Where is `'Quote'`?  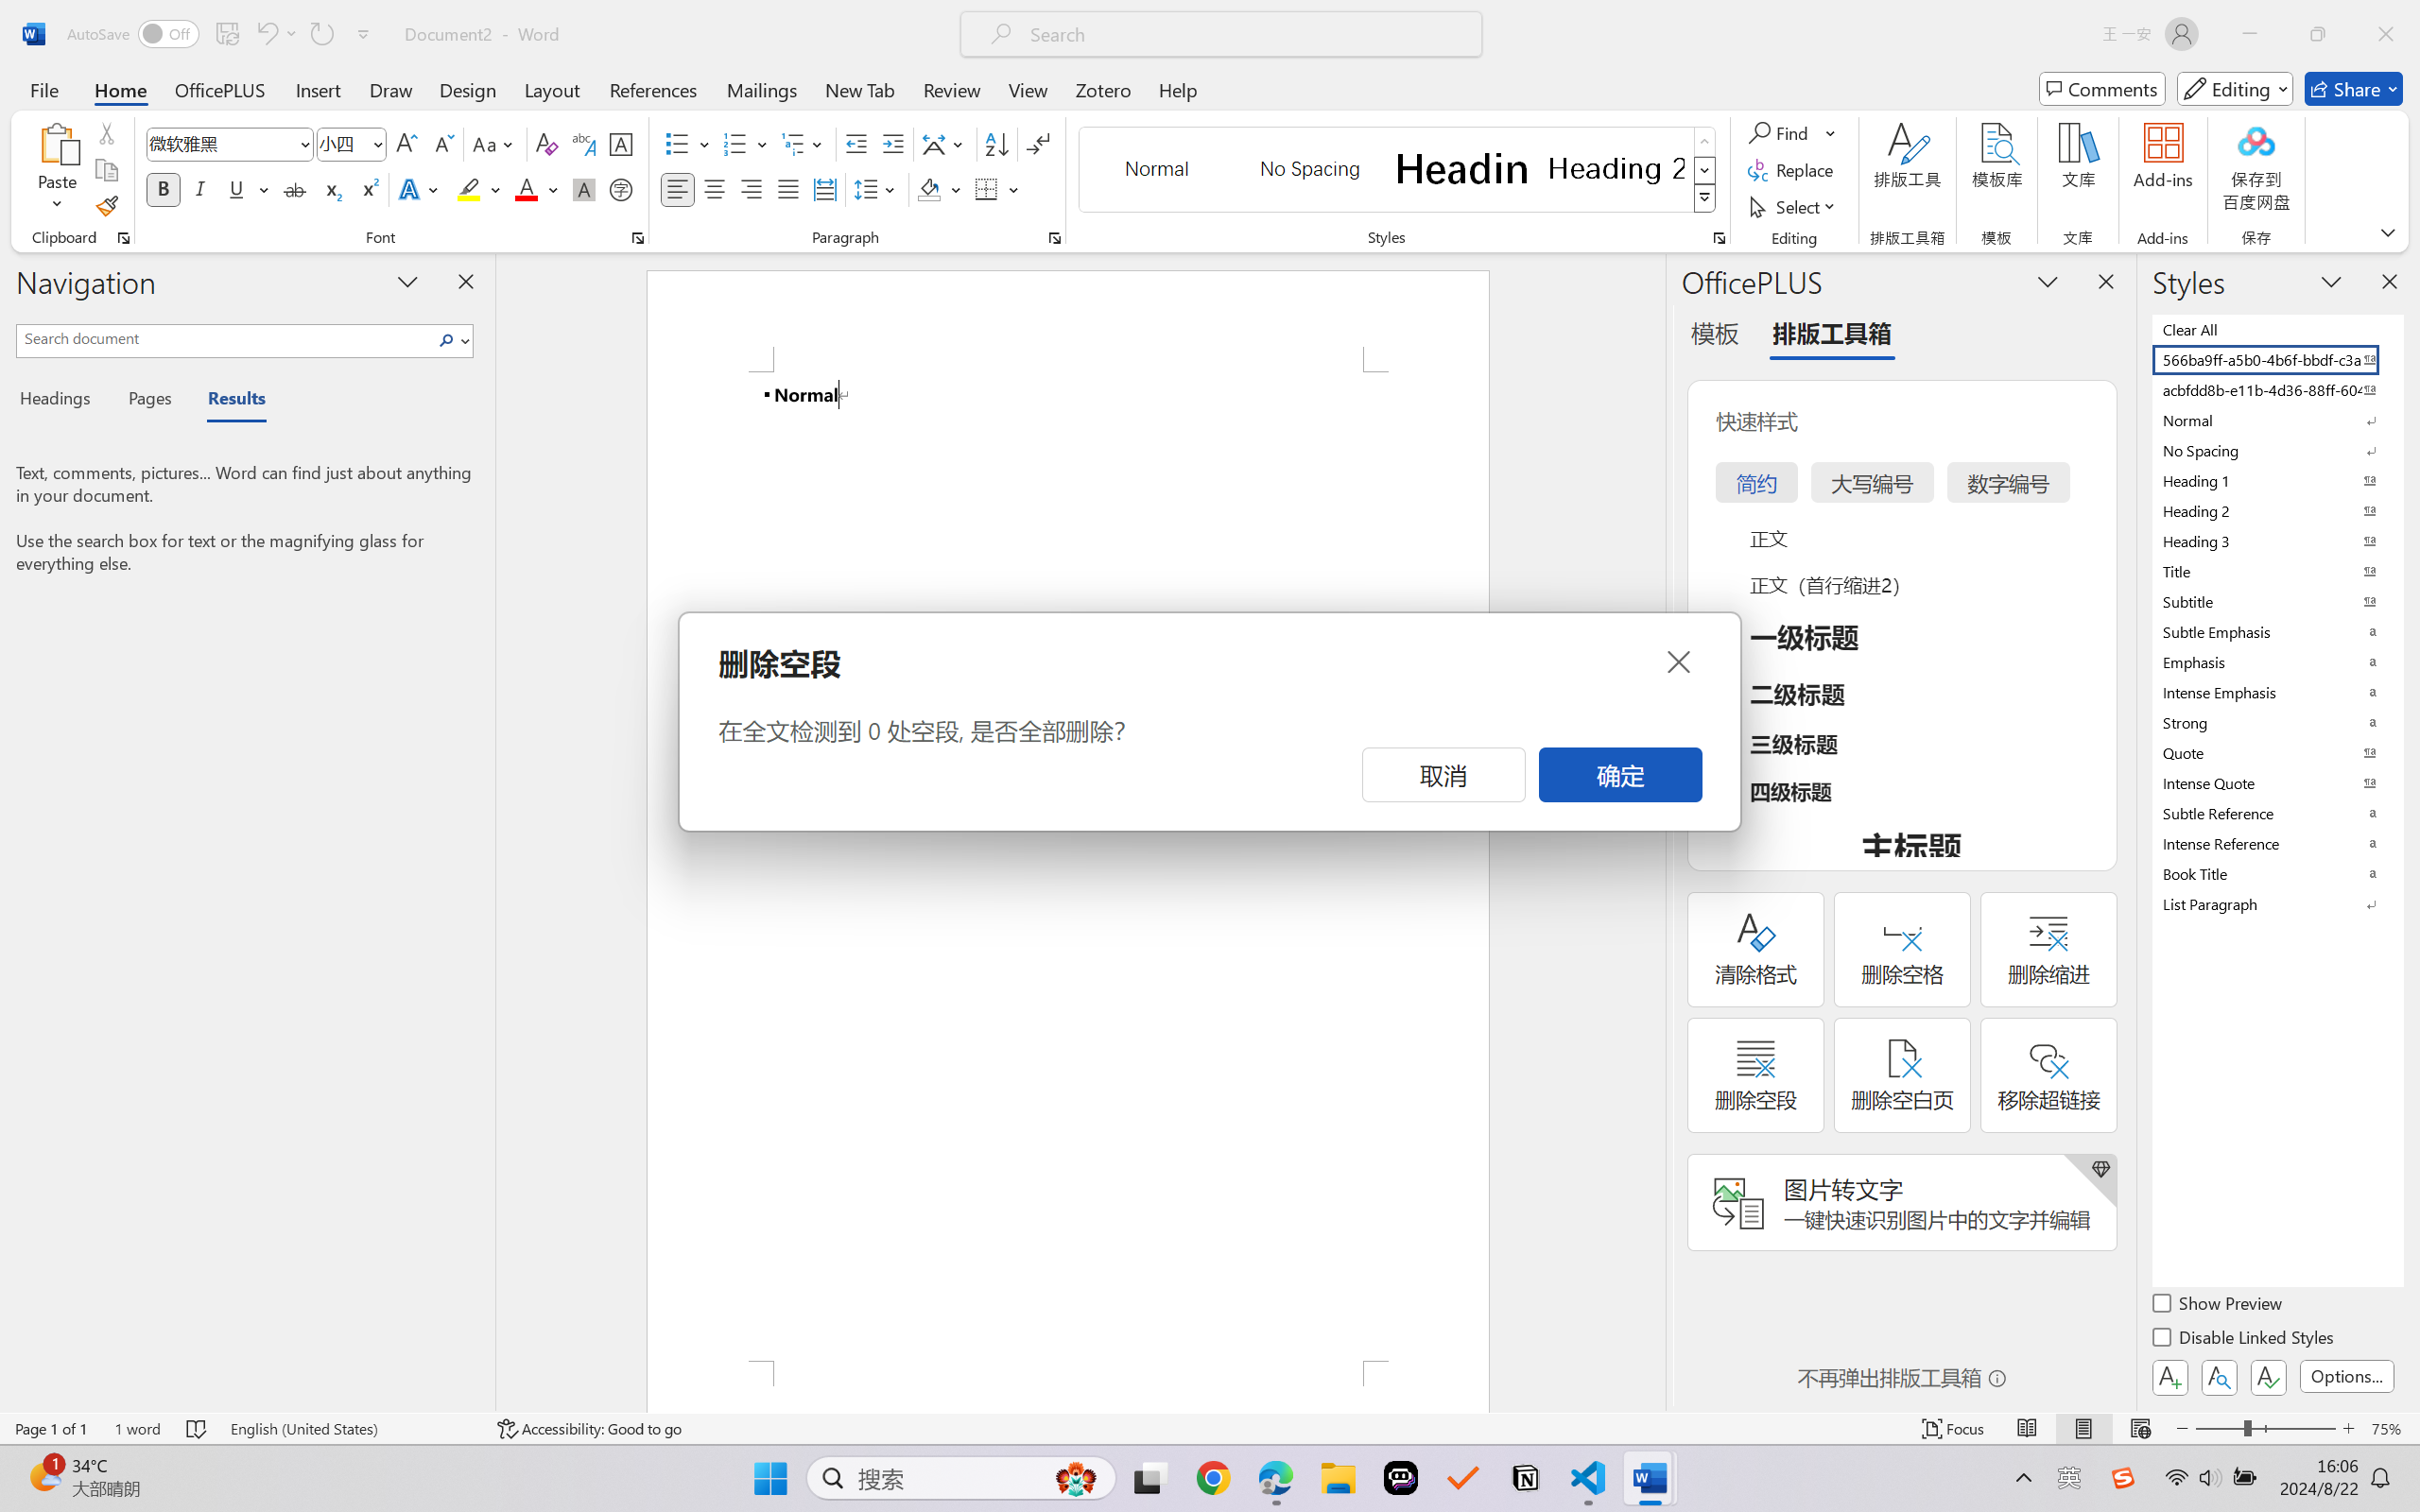 'Quote' is located at coordinates (2275, 752).